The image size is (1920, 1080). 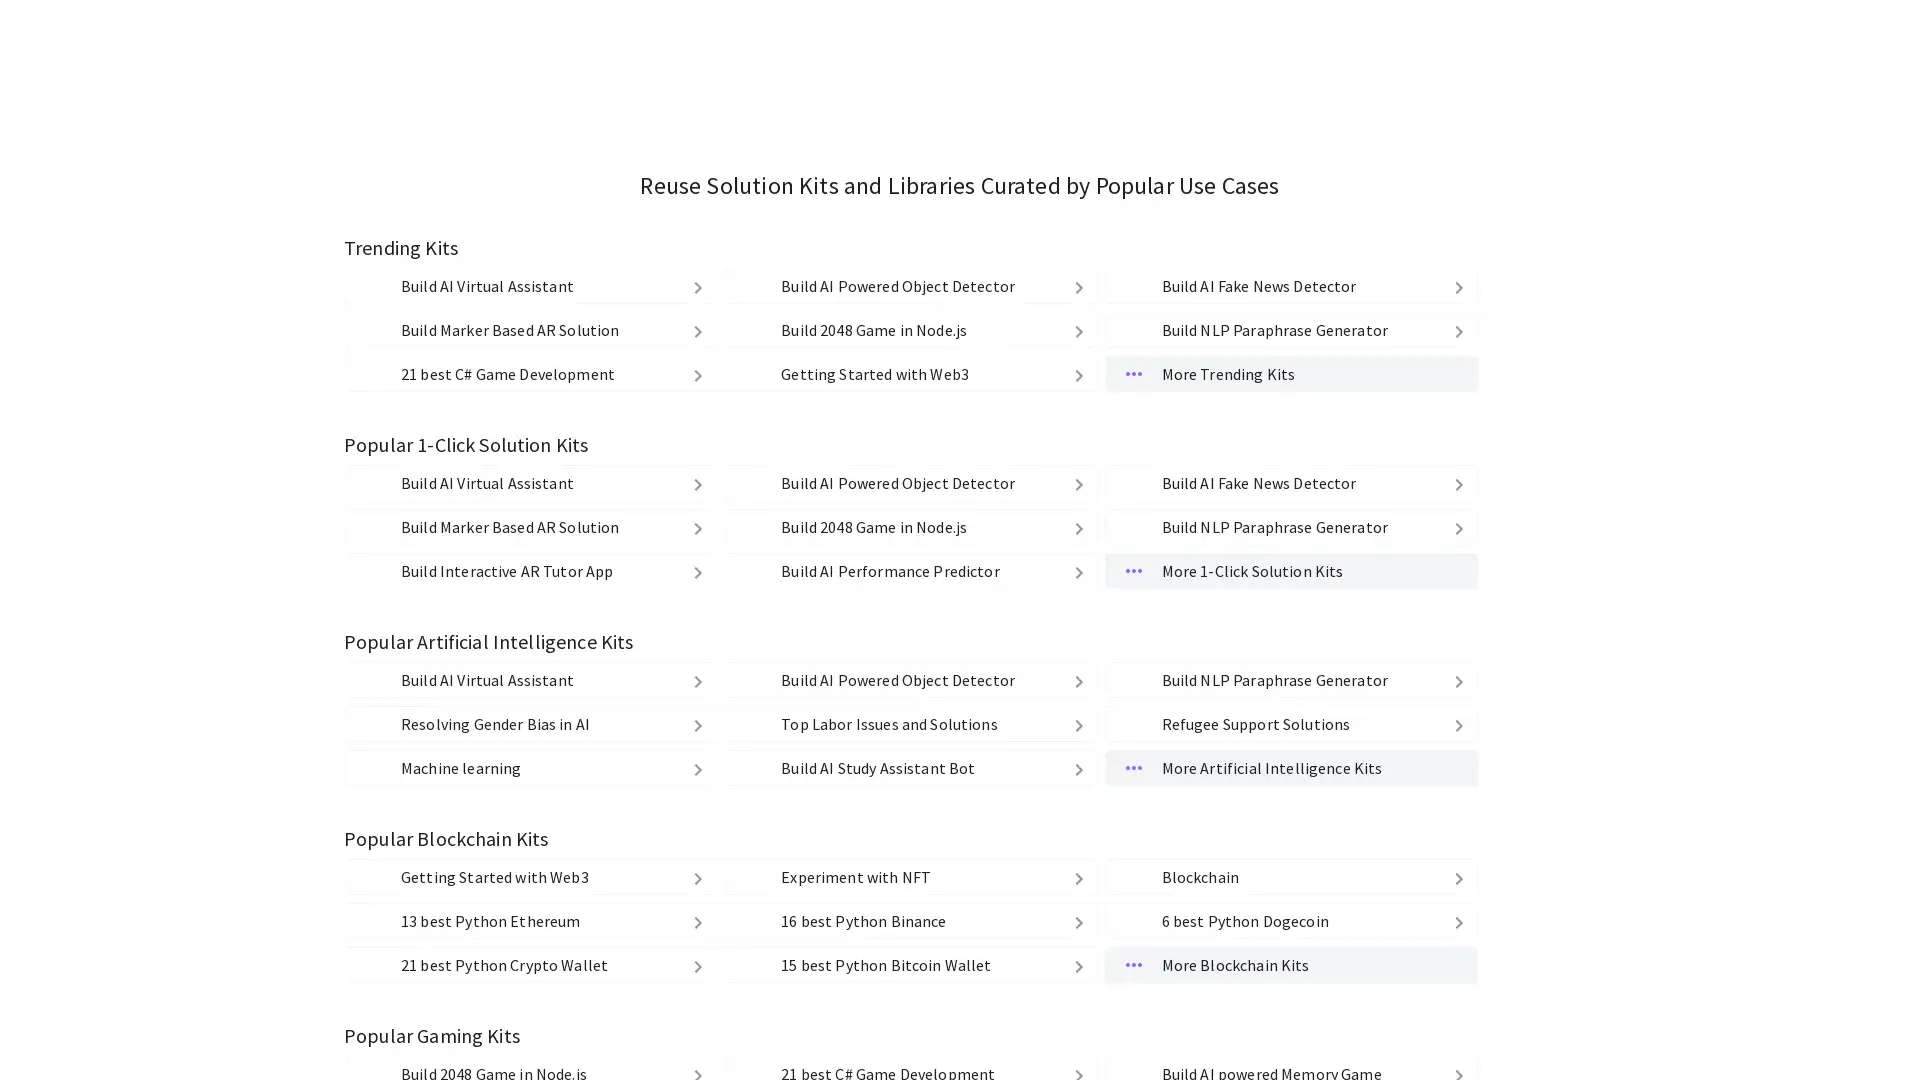 What do you see at coordinates (401, 501) in the screenshot?
I see `PHP PHP` at bounding box center [401, 501].